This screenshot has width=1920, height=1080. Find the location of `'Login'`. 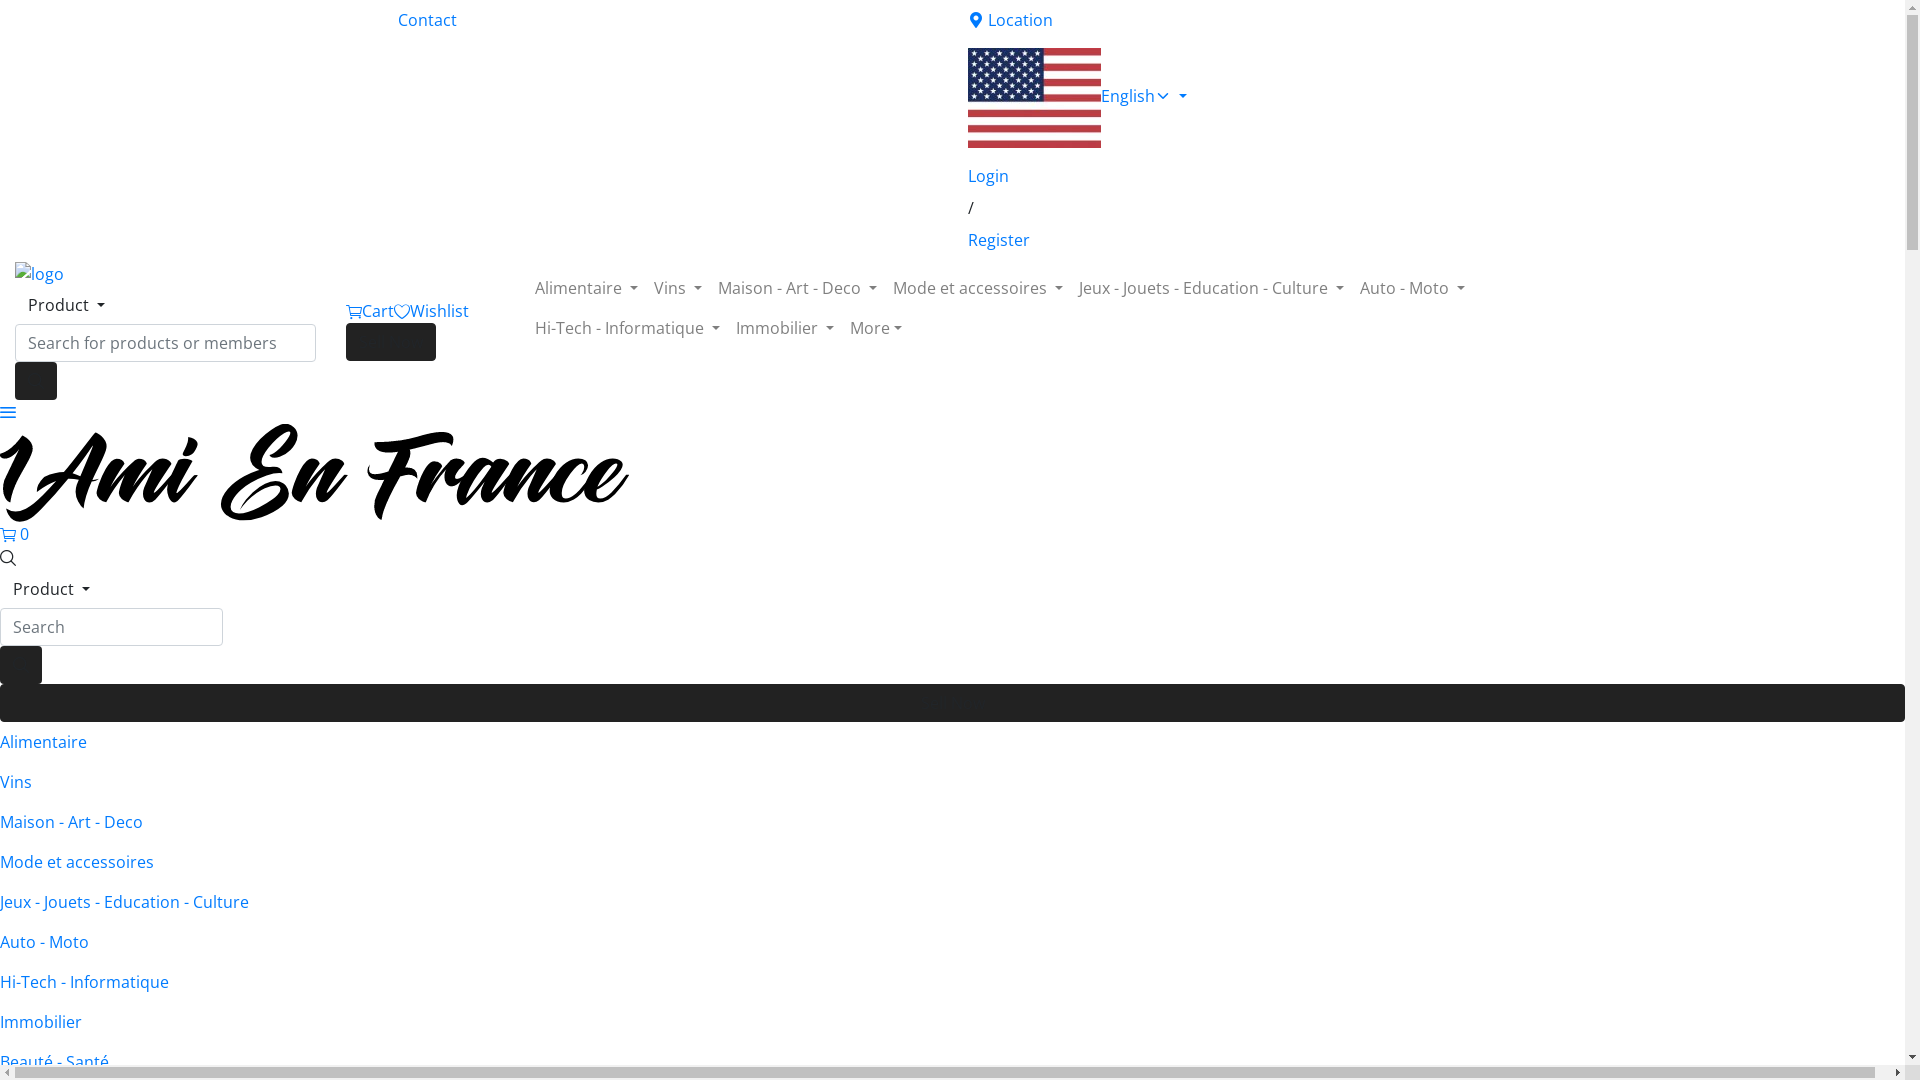

'Login' is located at coordinates (1237, 175).